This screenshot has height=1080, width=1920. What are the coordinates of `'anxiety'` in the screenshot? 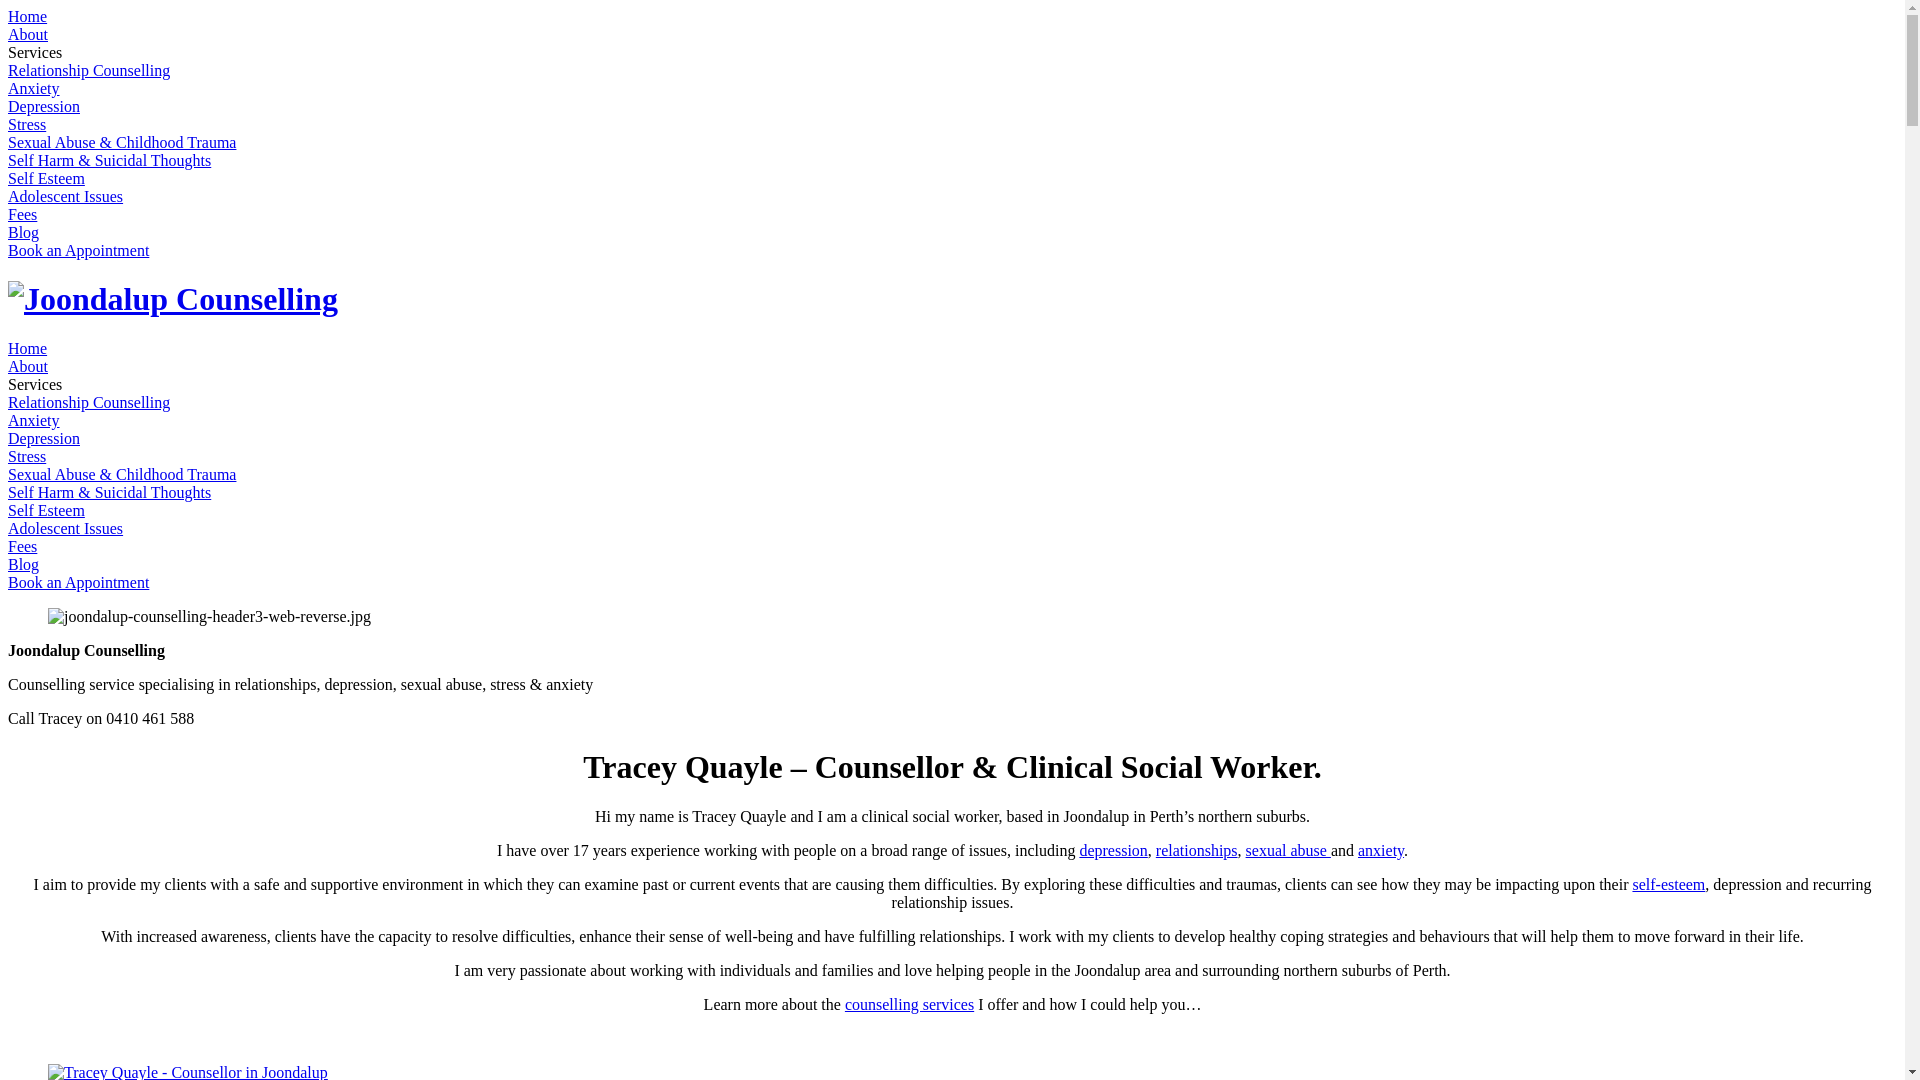 It's located at (1380, 850).